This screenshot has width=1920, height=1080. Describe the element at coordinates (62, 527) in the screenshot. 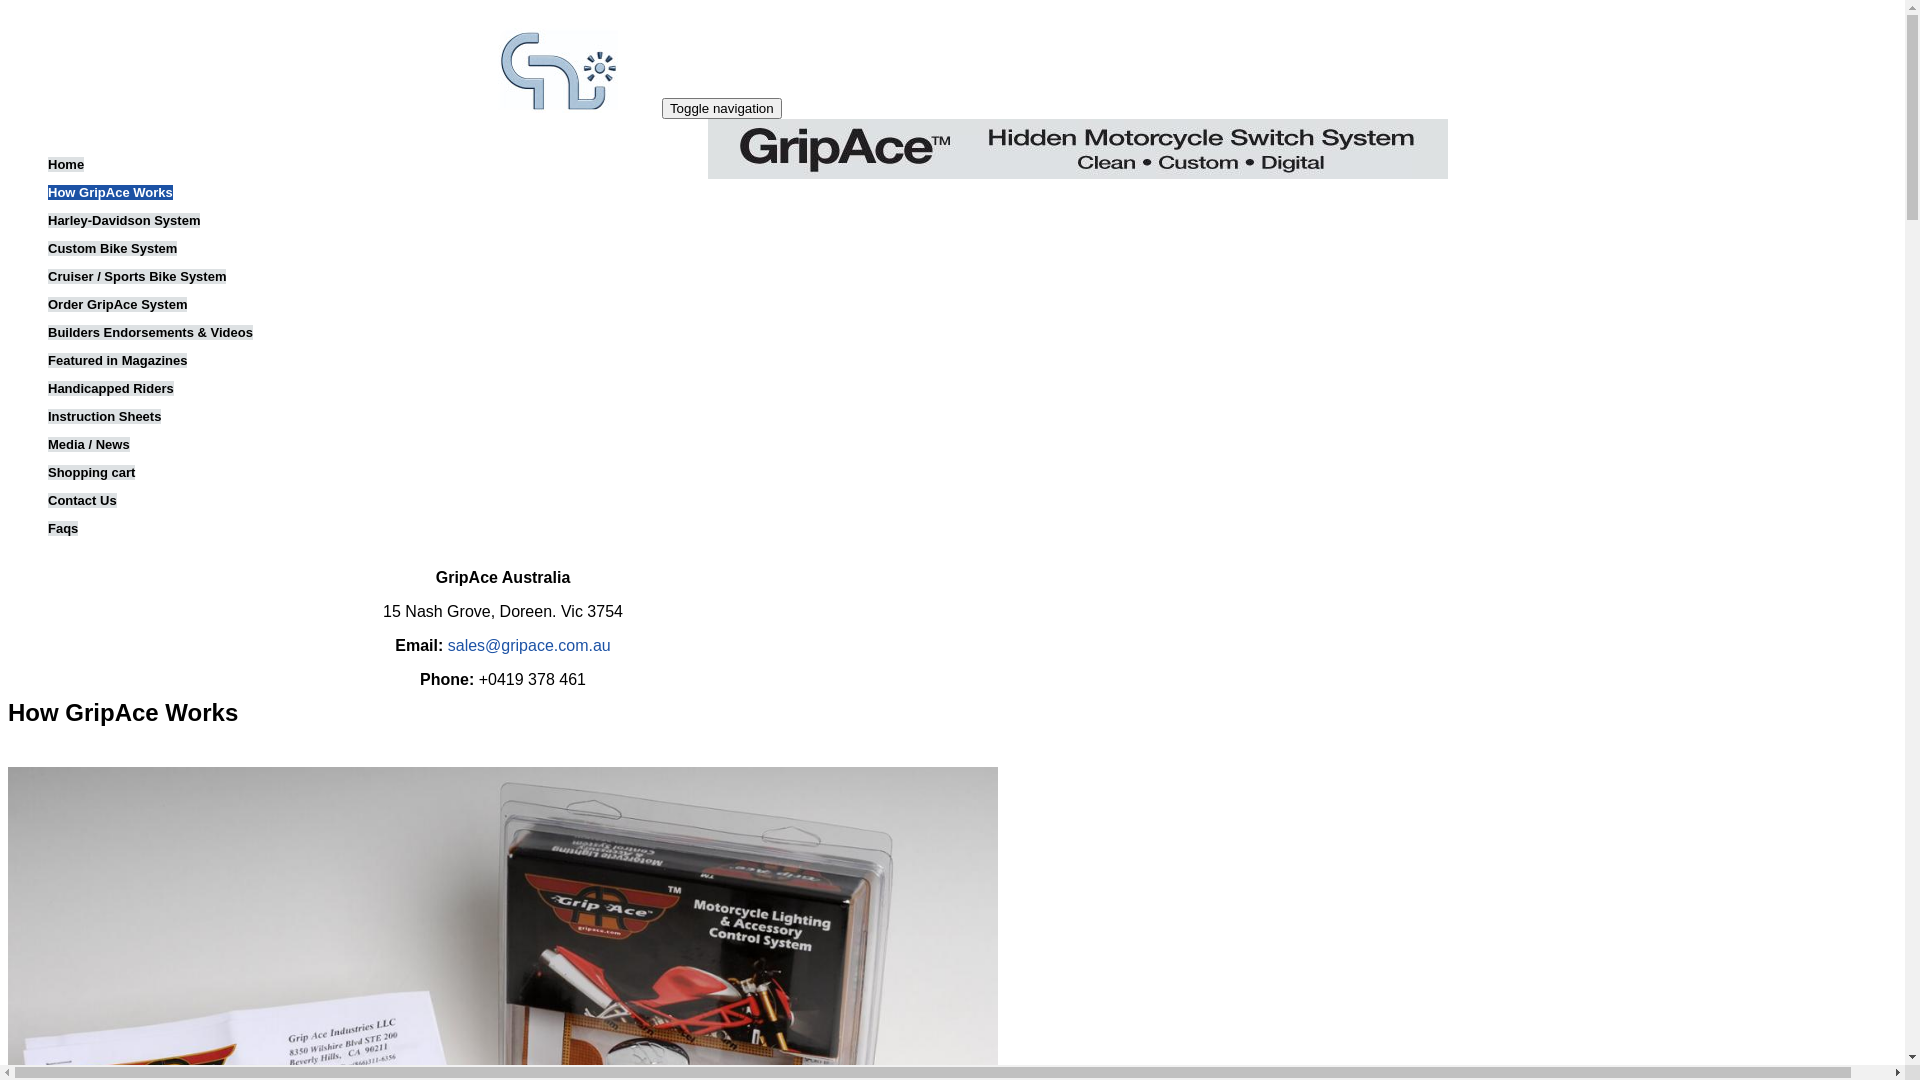

I see `'Faqs'` at that location.